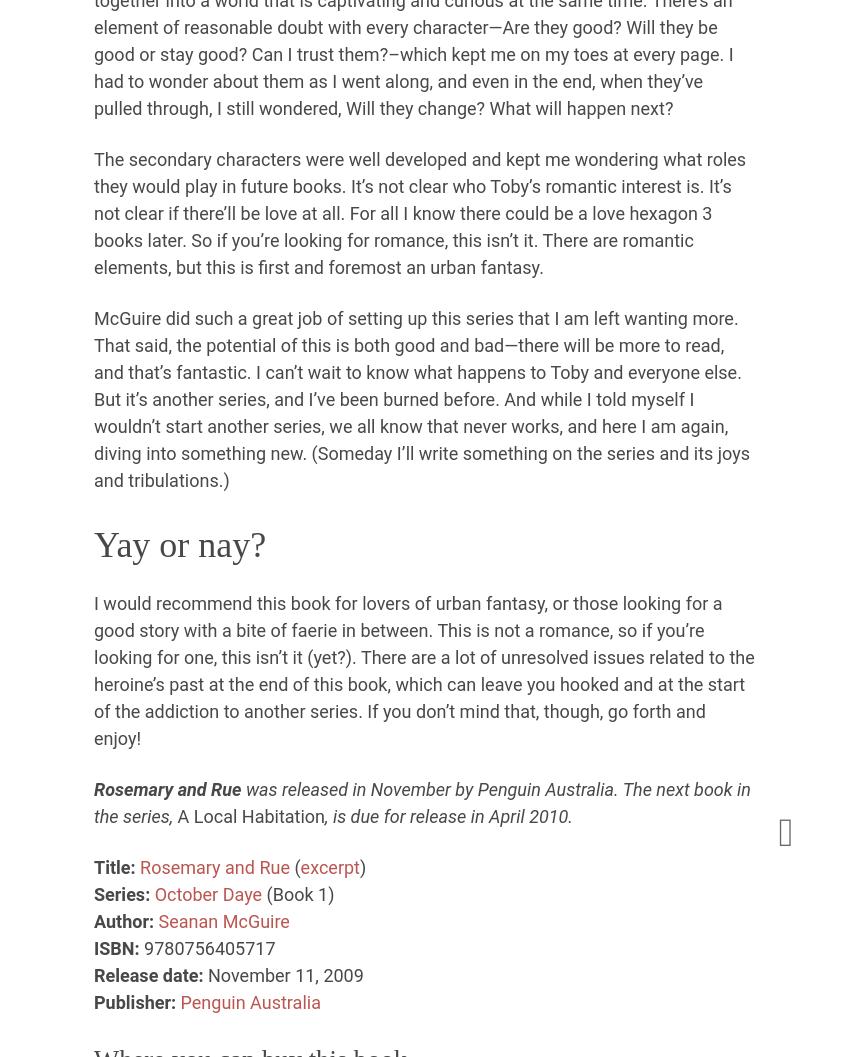  Describe the element at coordinates (251, 815) in the screenshot. I see `'A Local Habitation'` at that location.